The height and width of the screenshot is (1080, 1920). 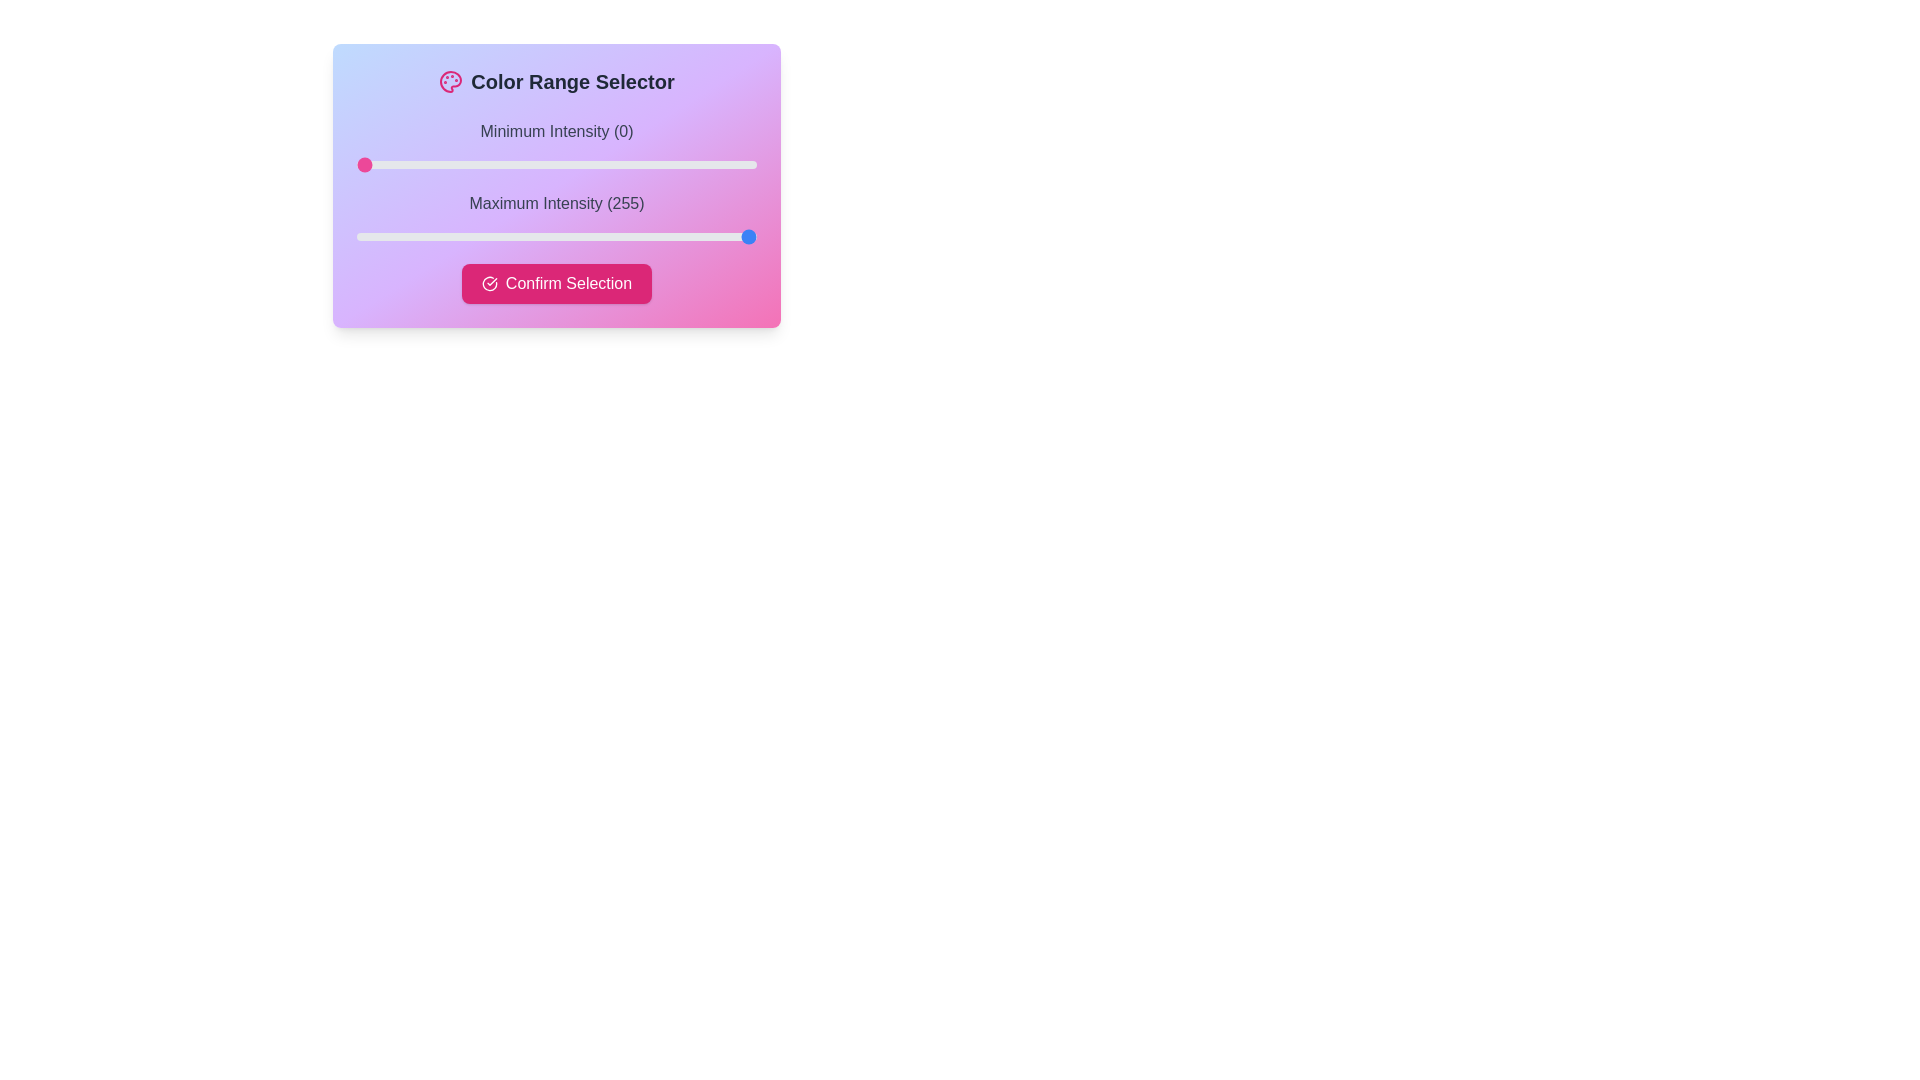 What do you see at coordinates (741, 164) in the screenshot?
I see `the minimum intensity slider to 246 value` at bounding box center [741, 164].